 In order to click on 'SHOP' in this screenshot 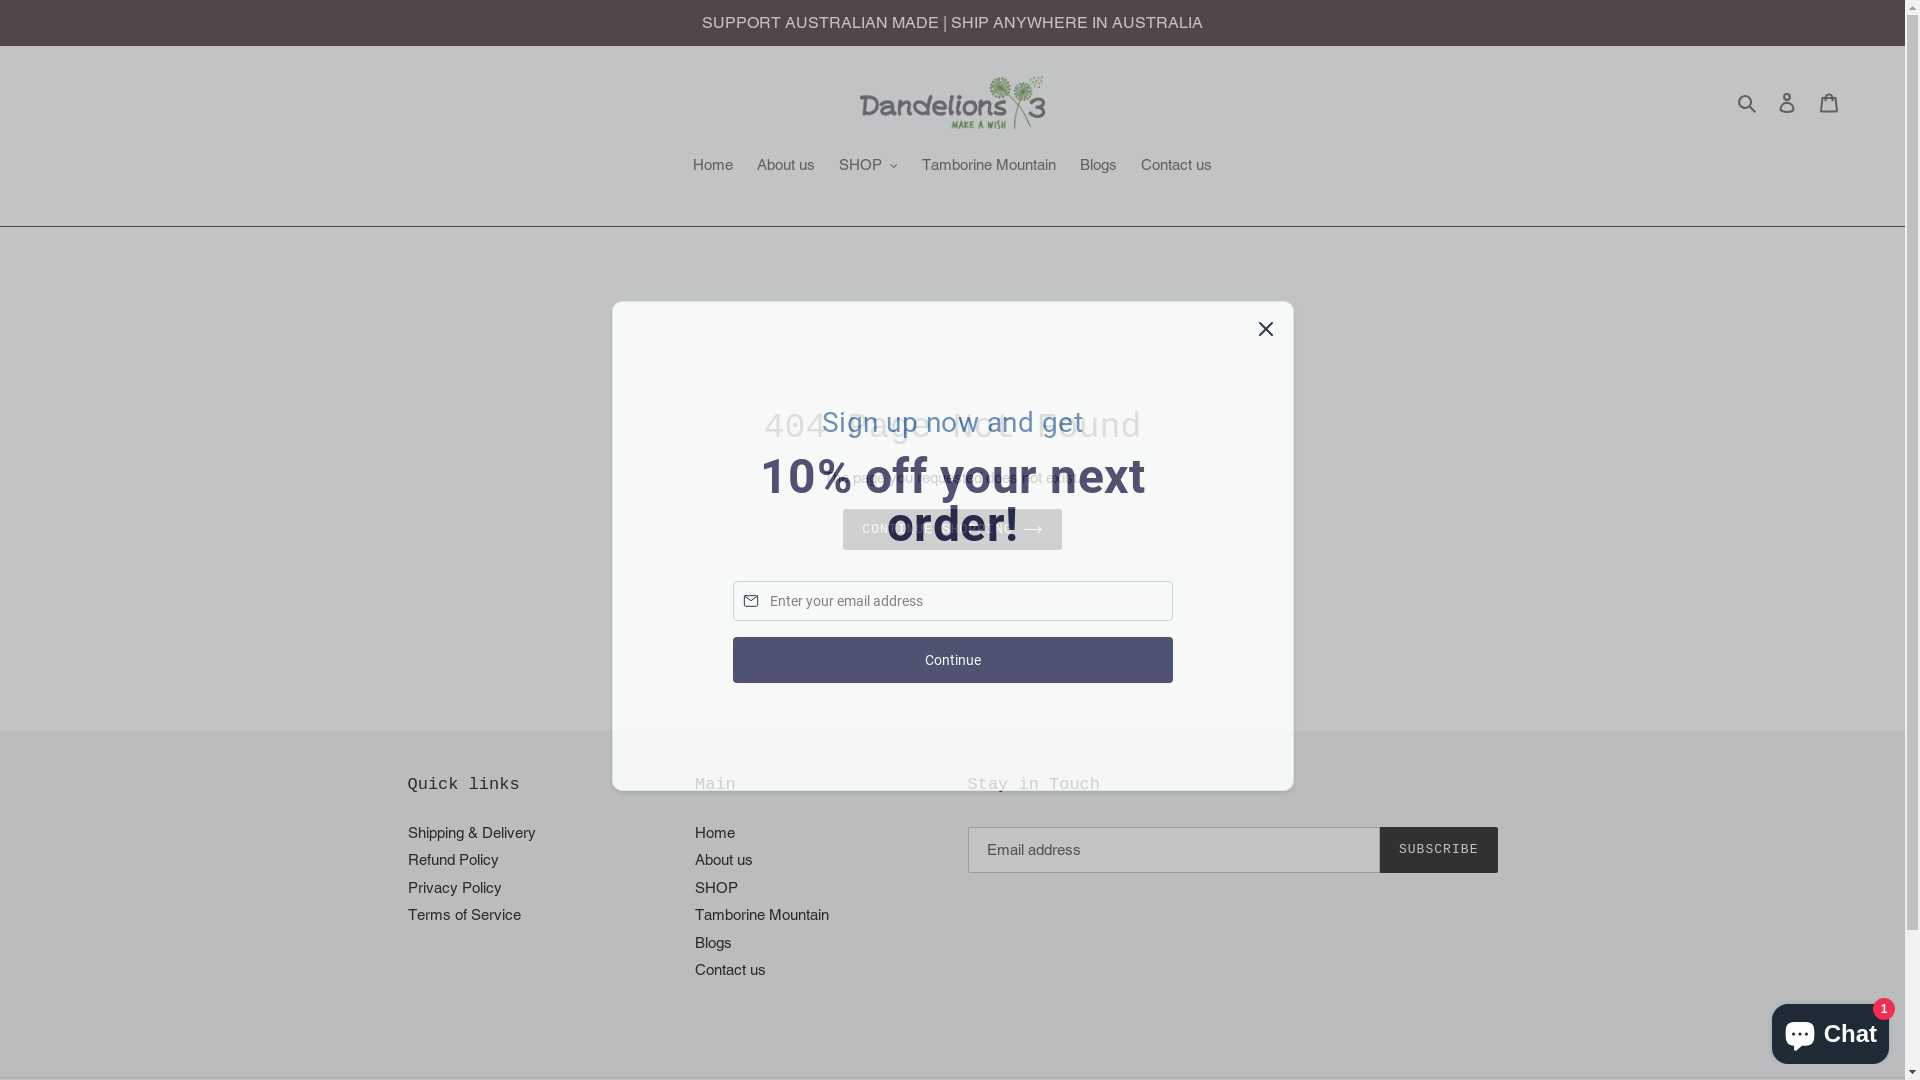, I will do `click(716, 886)`.